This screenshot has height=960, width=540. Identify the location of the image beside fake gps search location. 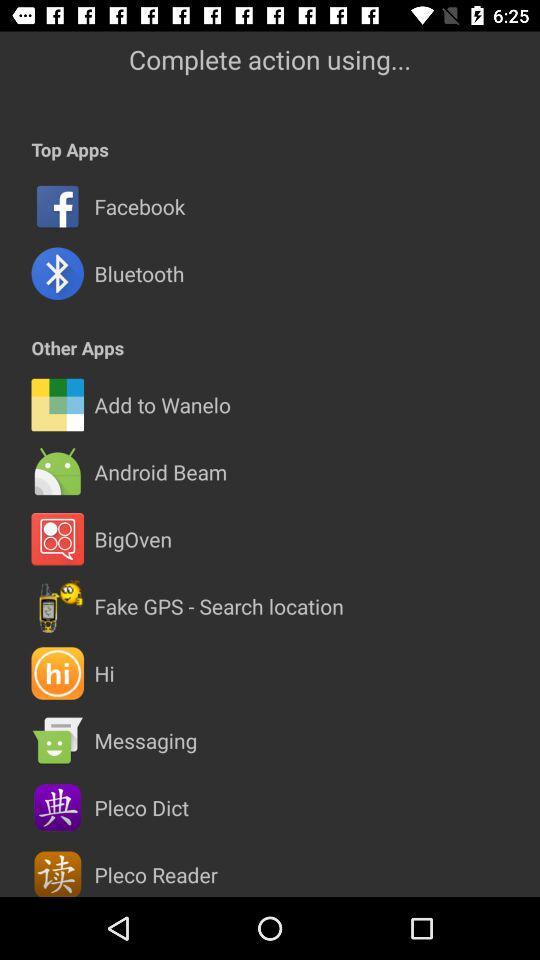
(57, 605).